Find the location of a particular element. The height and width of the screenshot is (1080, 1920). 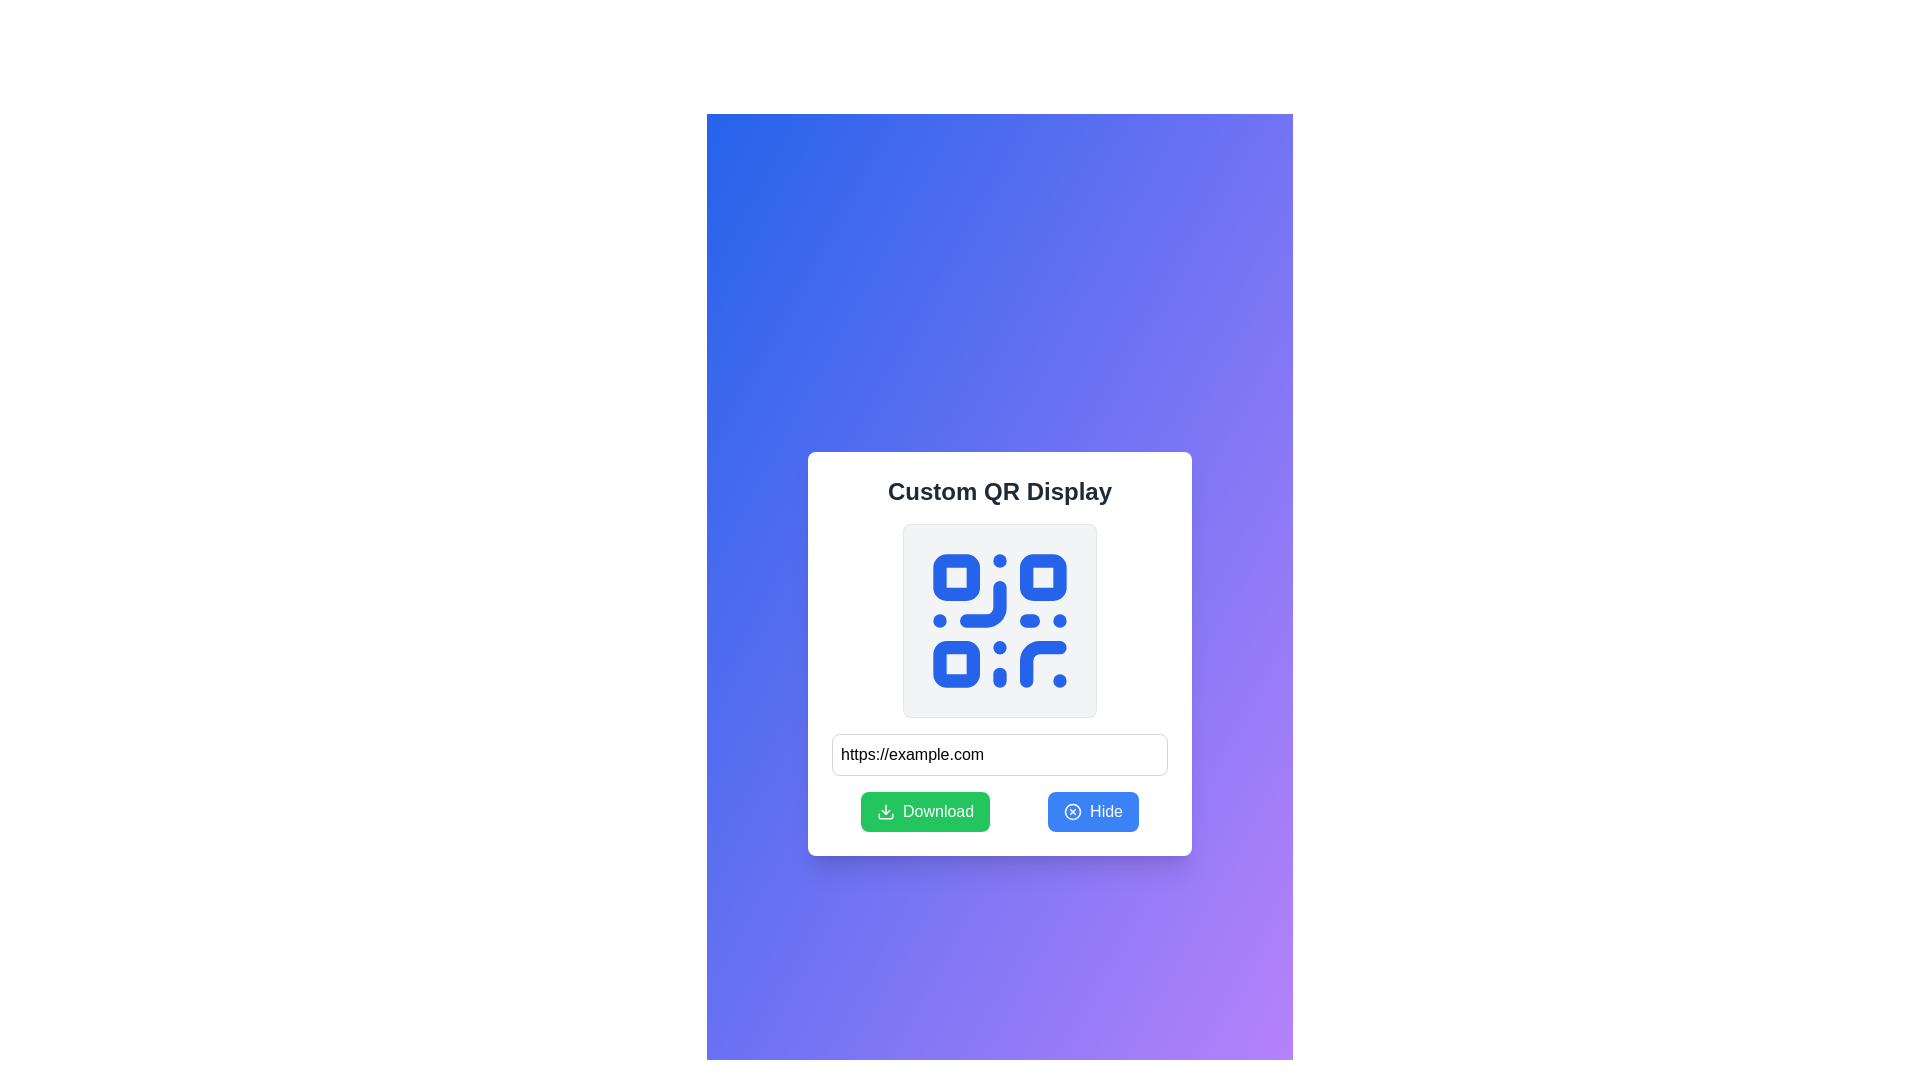

the small blue square with rounded corners located in the upper-left quadrant of the QR code is located at coordinates (955, 577).